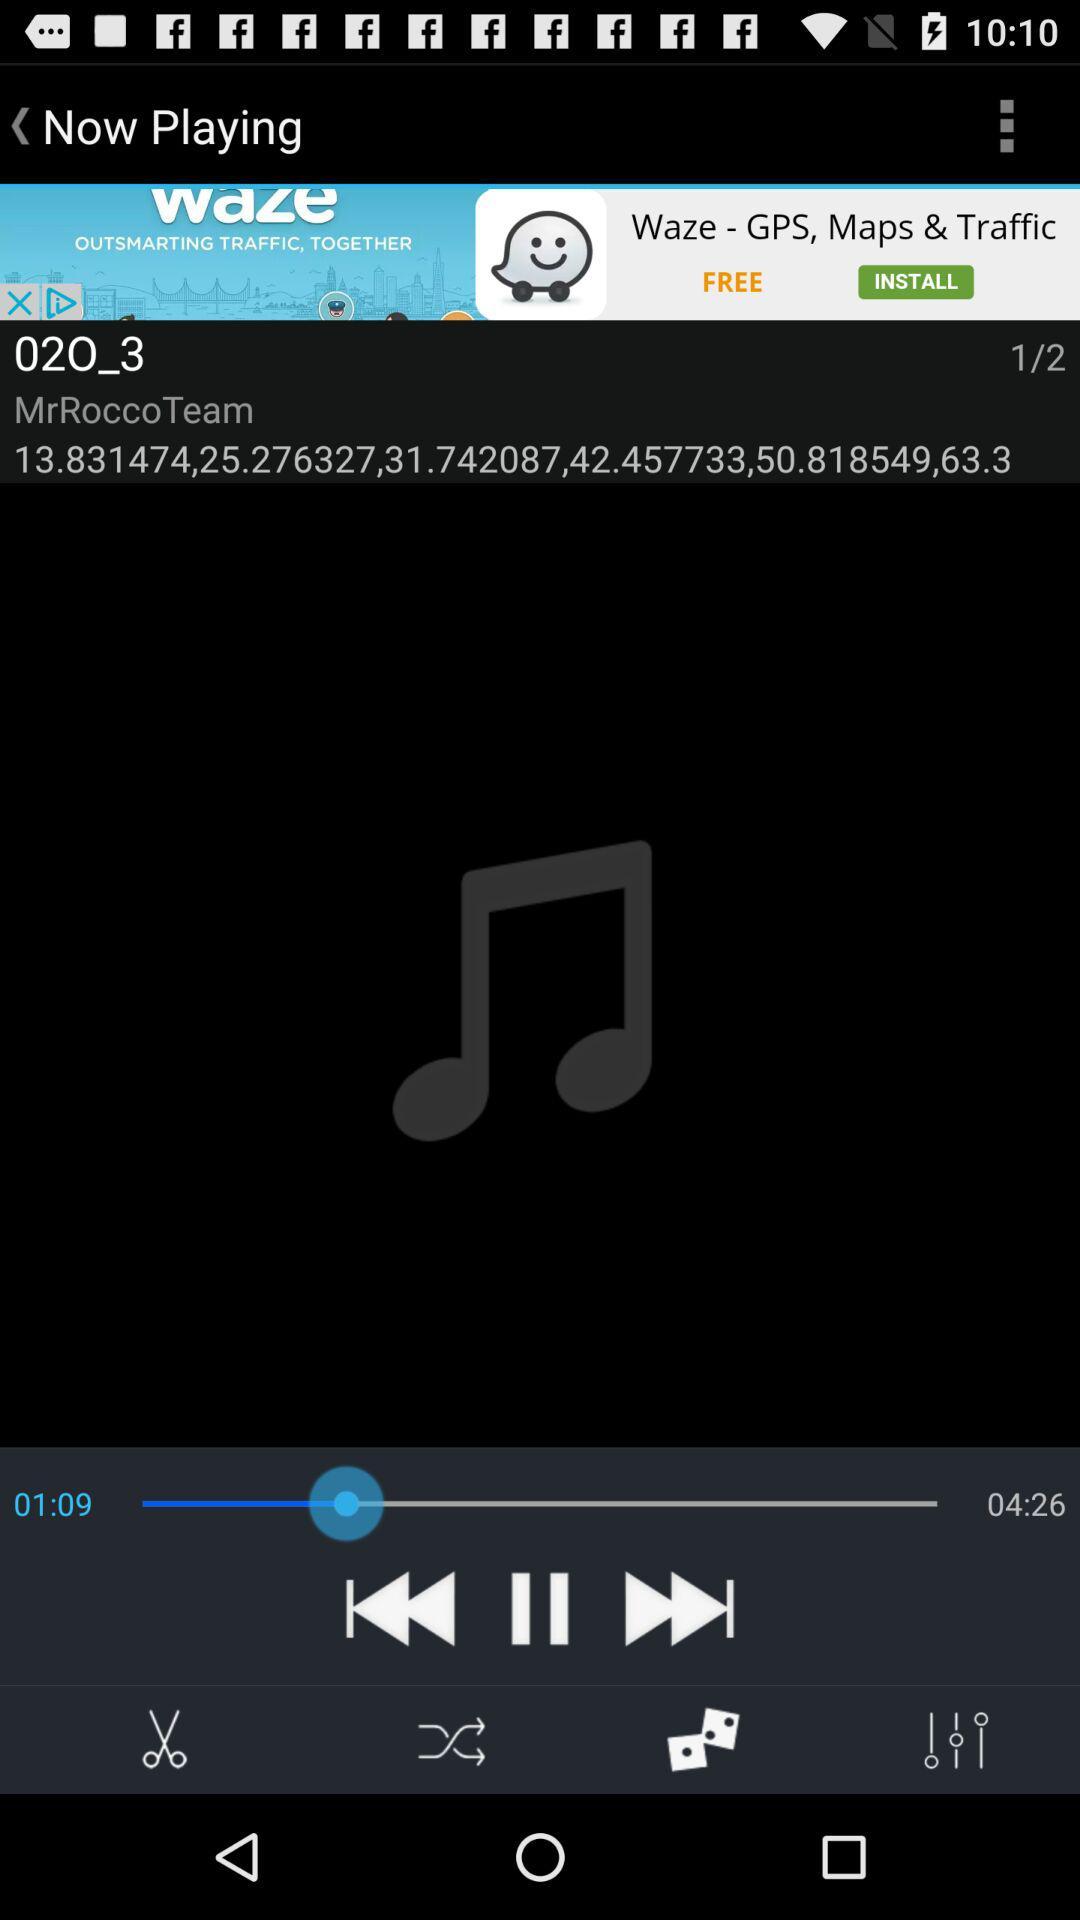 The image size is (1080, 1920). What do you see at coordinates (540, 1720) in the screenshot?
I see `the pause icon` at bounding box center [540, 1720].